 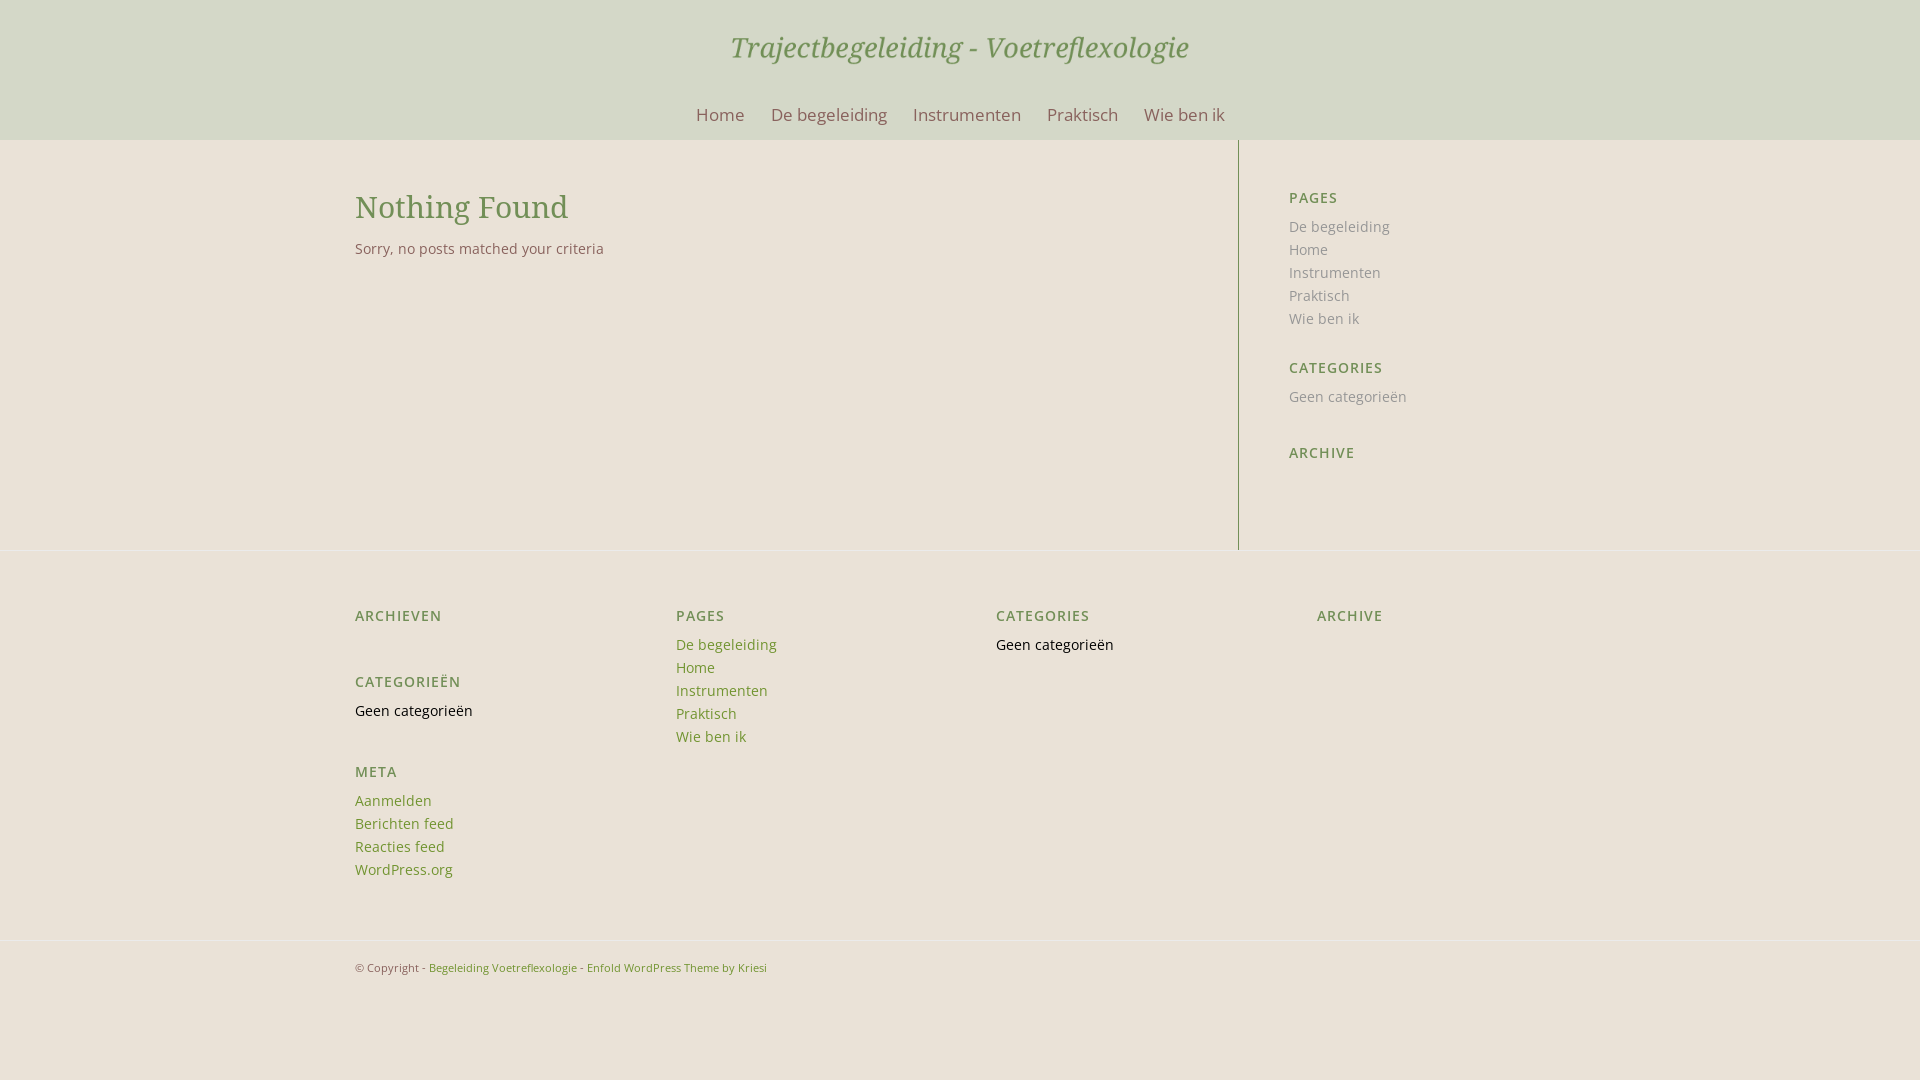 What do you see at coordinates (585, 966) in the screenshot?
I see `'Enfold WordPress Theme by Kriesi'` at bounding box center [585, 966].